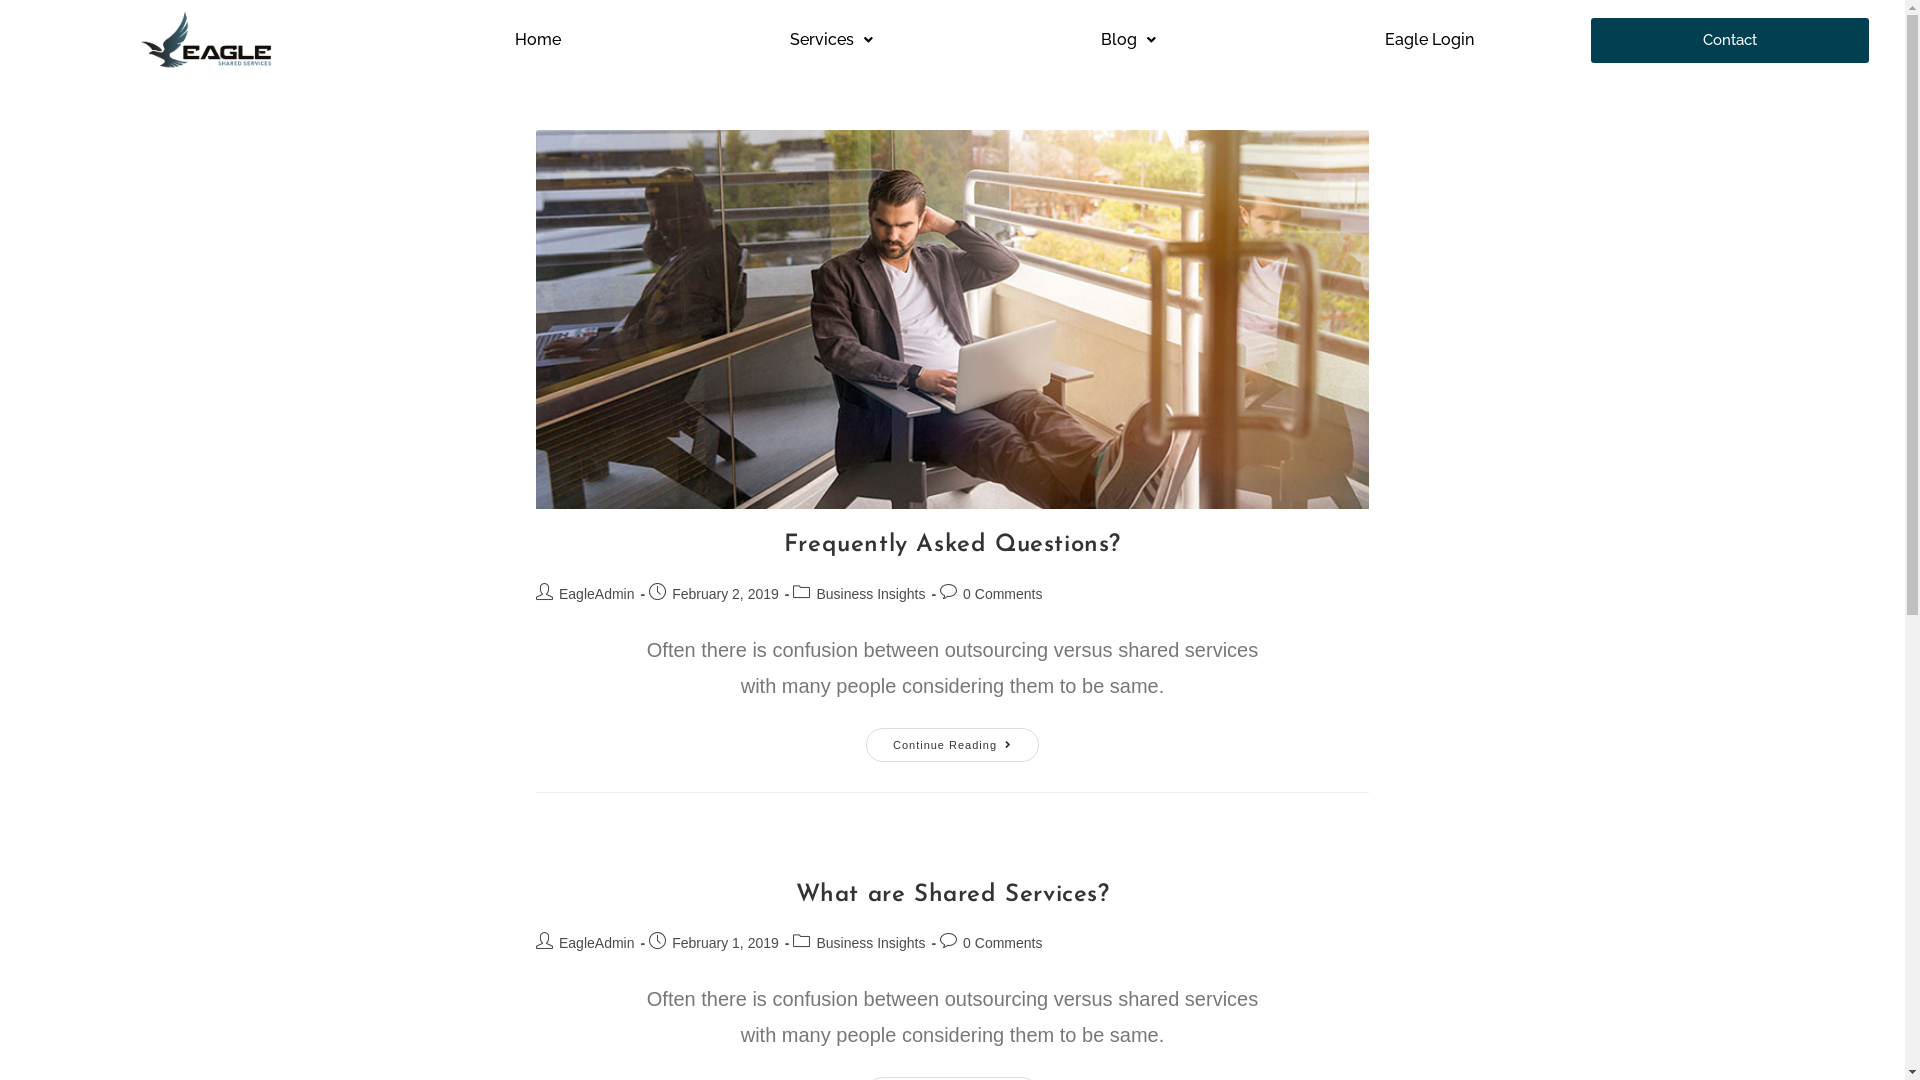  I want to click on 'Home', so click(537, 39).